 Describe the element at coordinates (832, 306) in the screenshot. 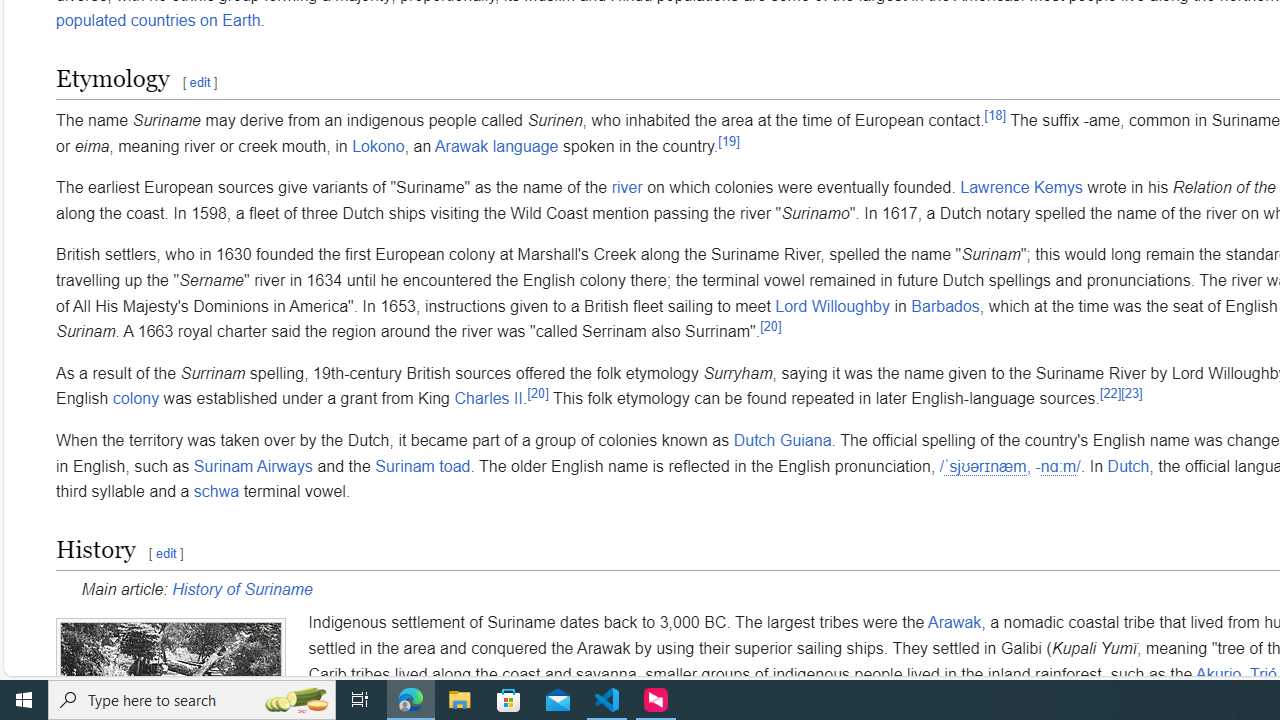

I see `'Lord Willoughby'` at that location.